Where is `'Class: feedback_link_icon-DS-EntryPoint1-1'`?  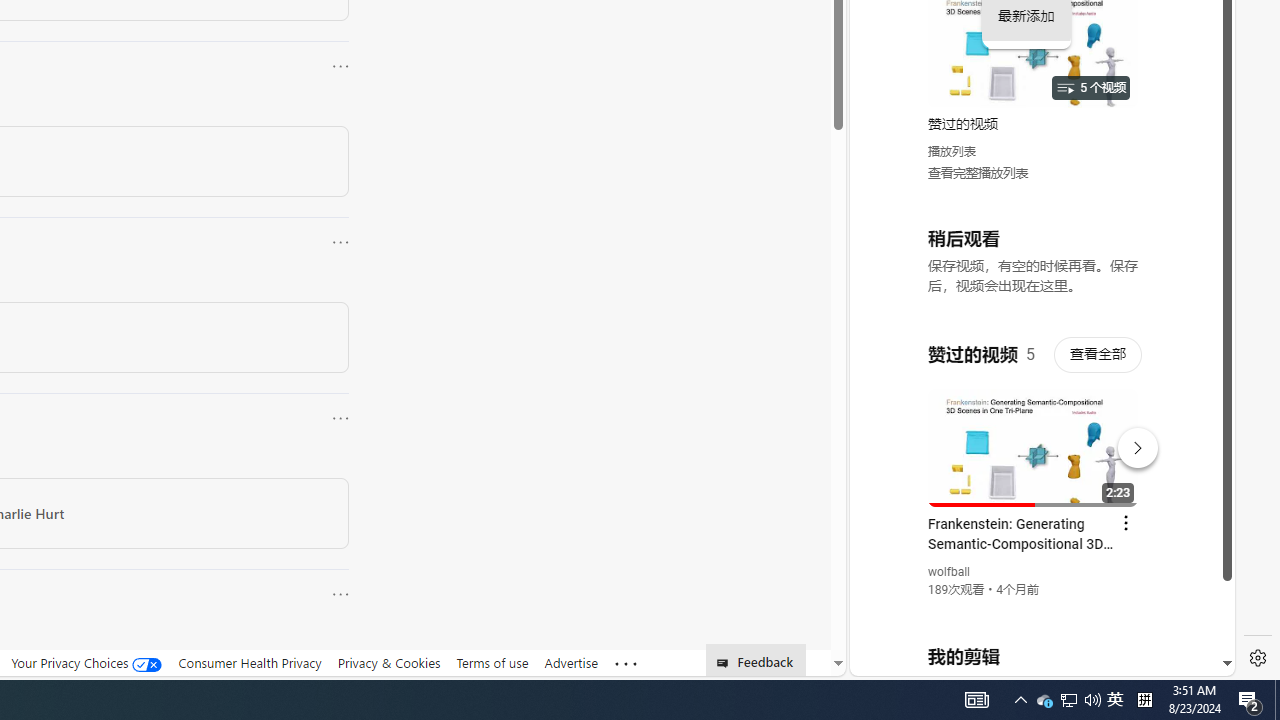 'Class: feedback_link_icon-DS-EntryPoint1-1' is located at coordinates (726, 663).